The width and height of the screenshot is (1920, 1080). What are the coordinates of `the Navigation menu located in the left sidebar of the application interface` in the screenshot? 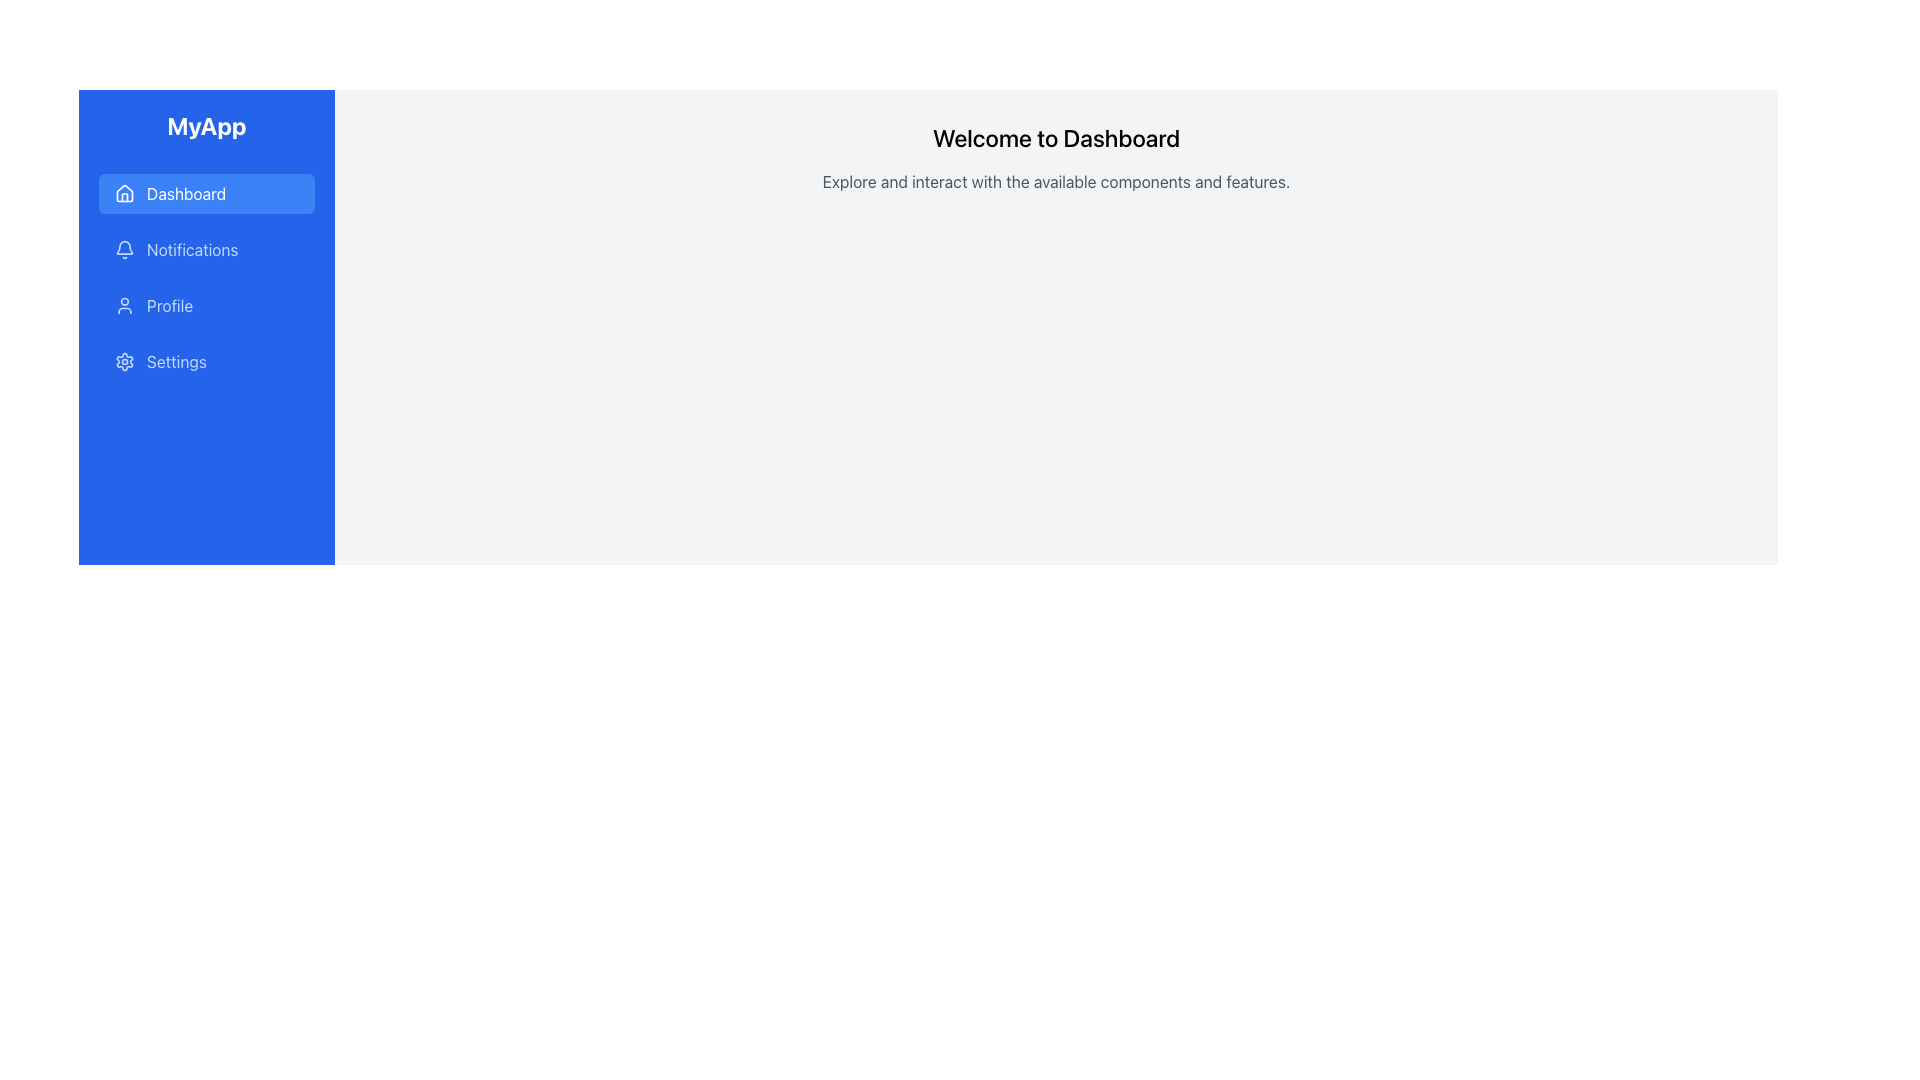 It's located at (206, 277).